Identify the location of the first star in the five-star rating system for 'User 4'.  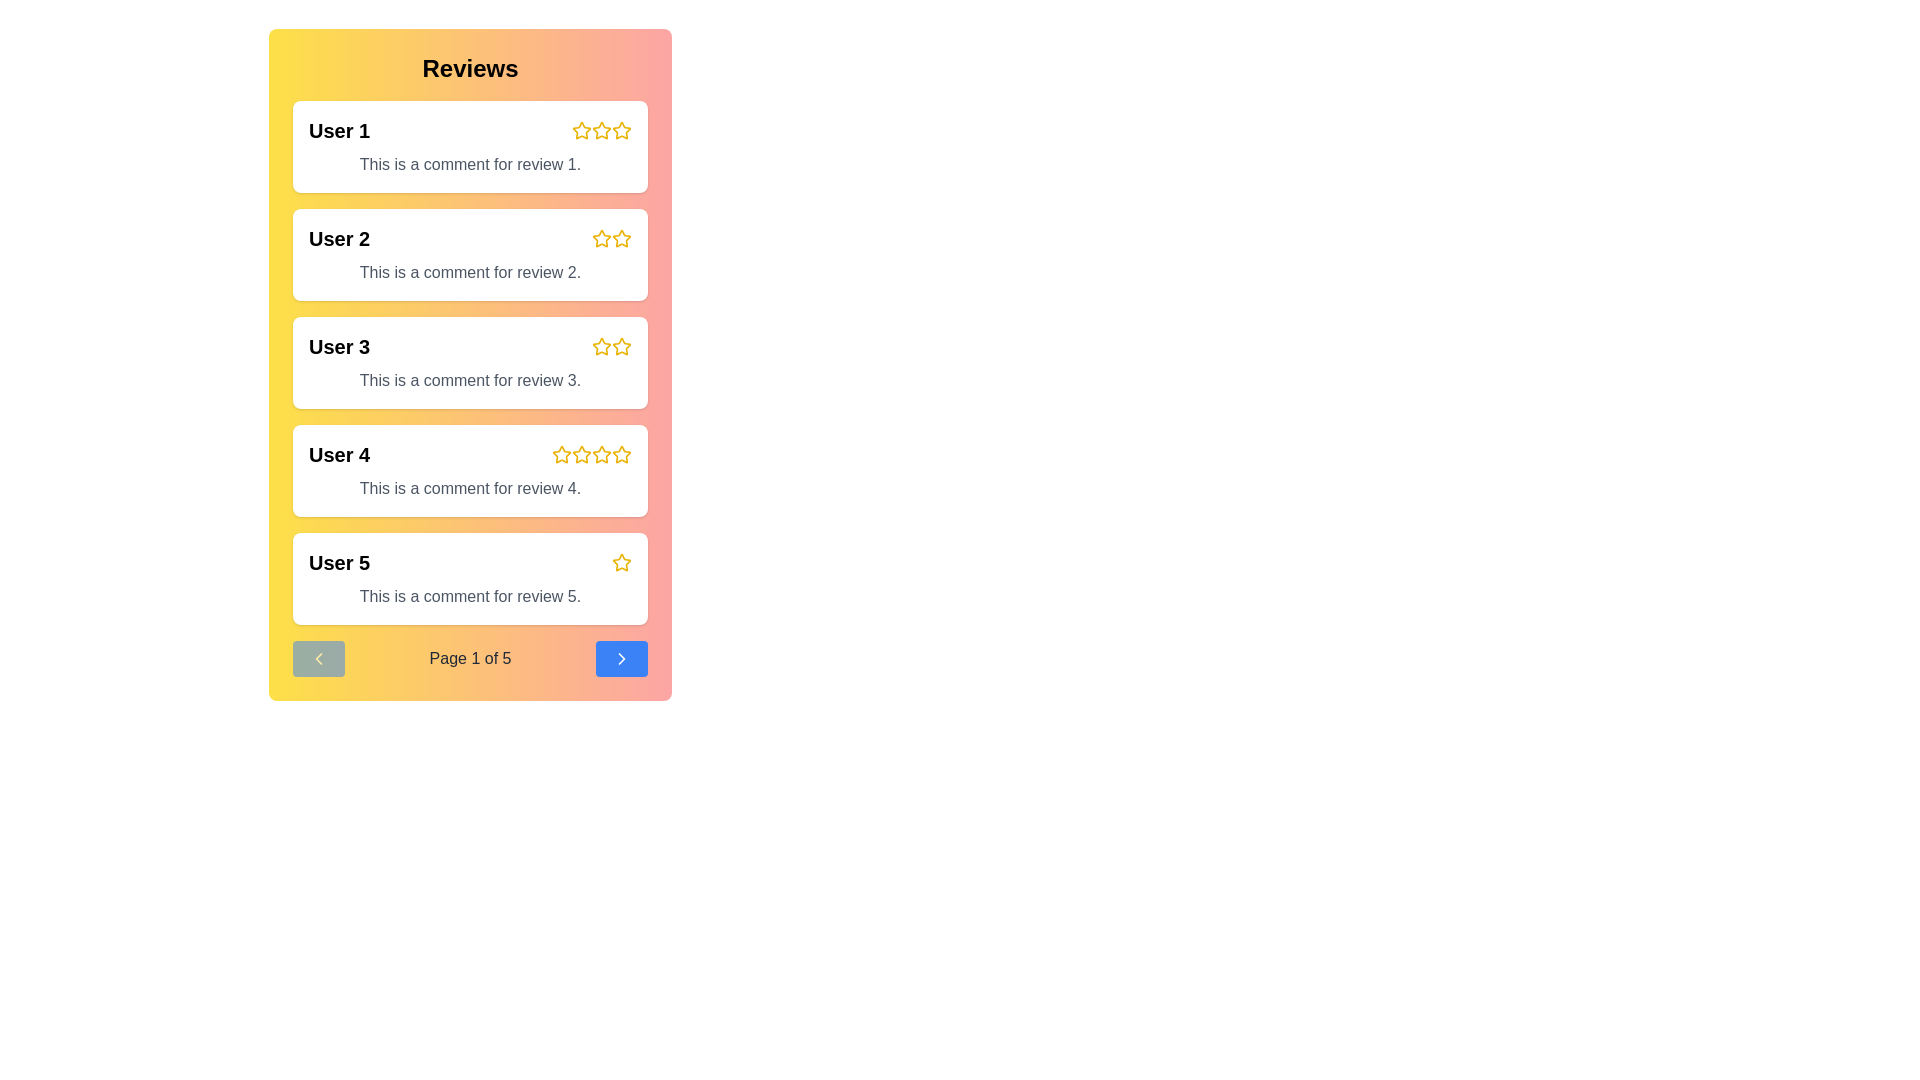
(560, 455).